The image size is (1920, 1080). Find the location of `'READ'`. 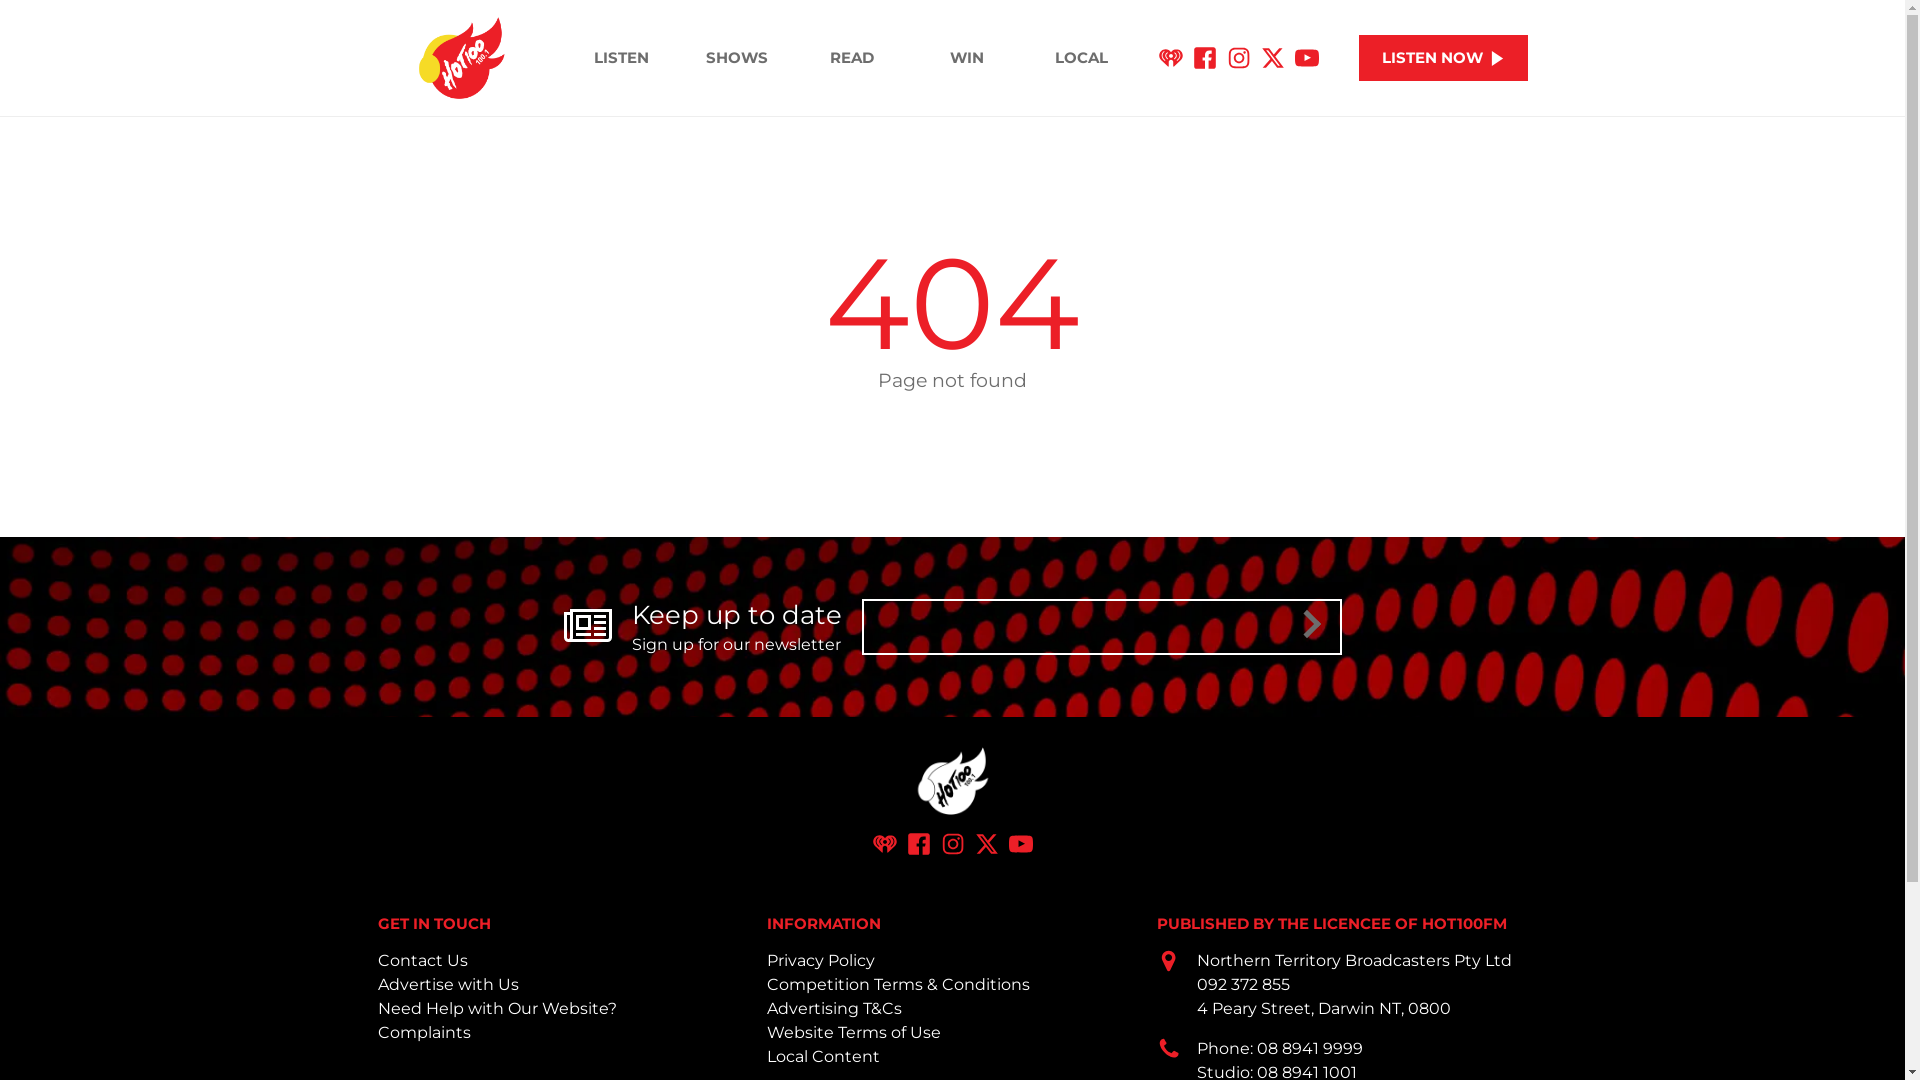

'READ' is located at coordinates (851, 56).